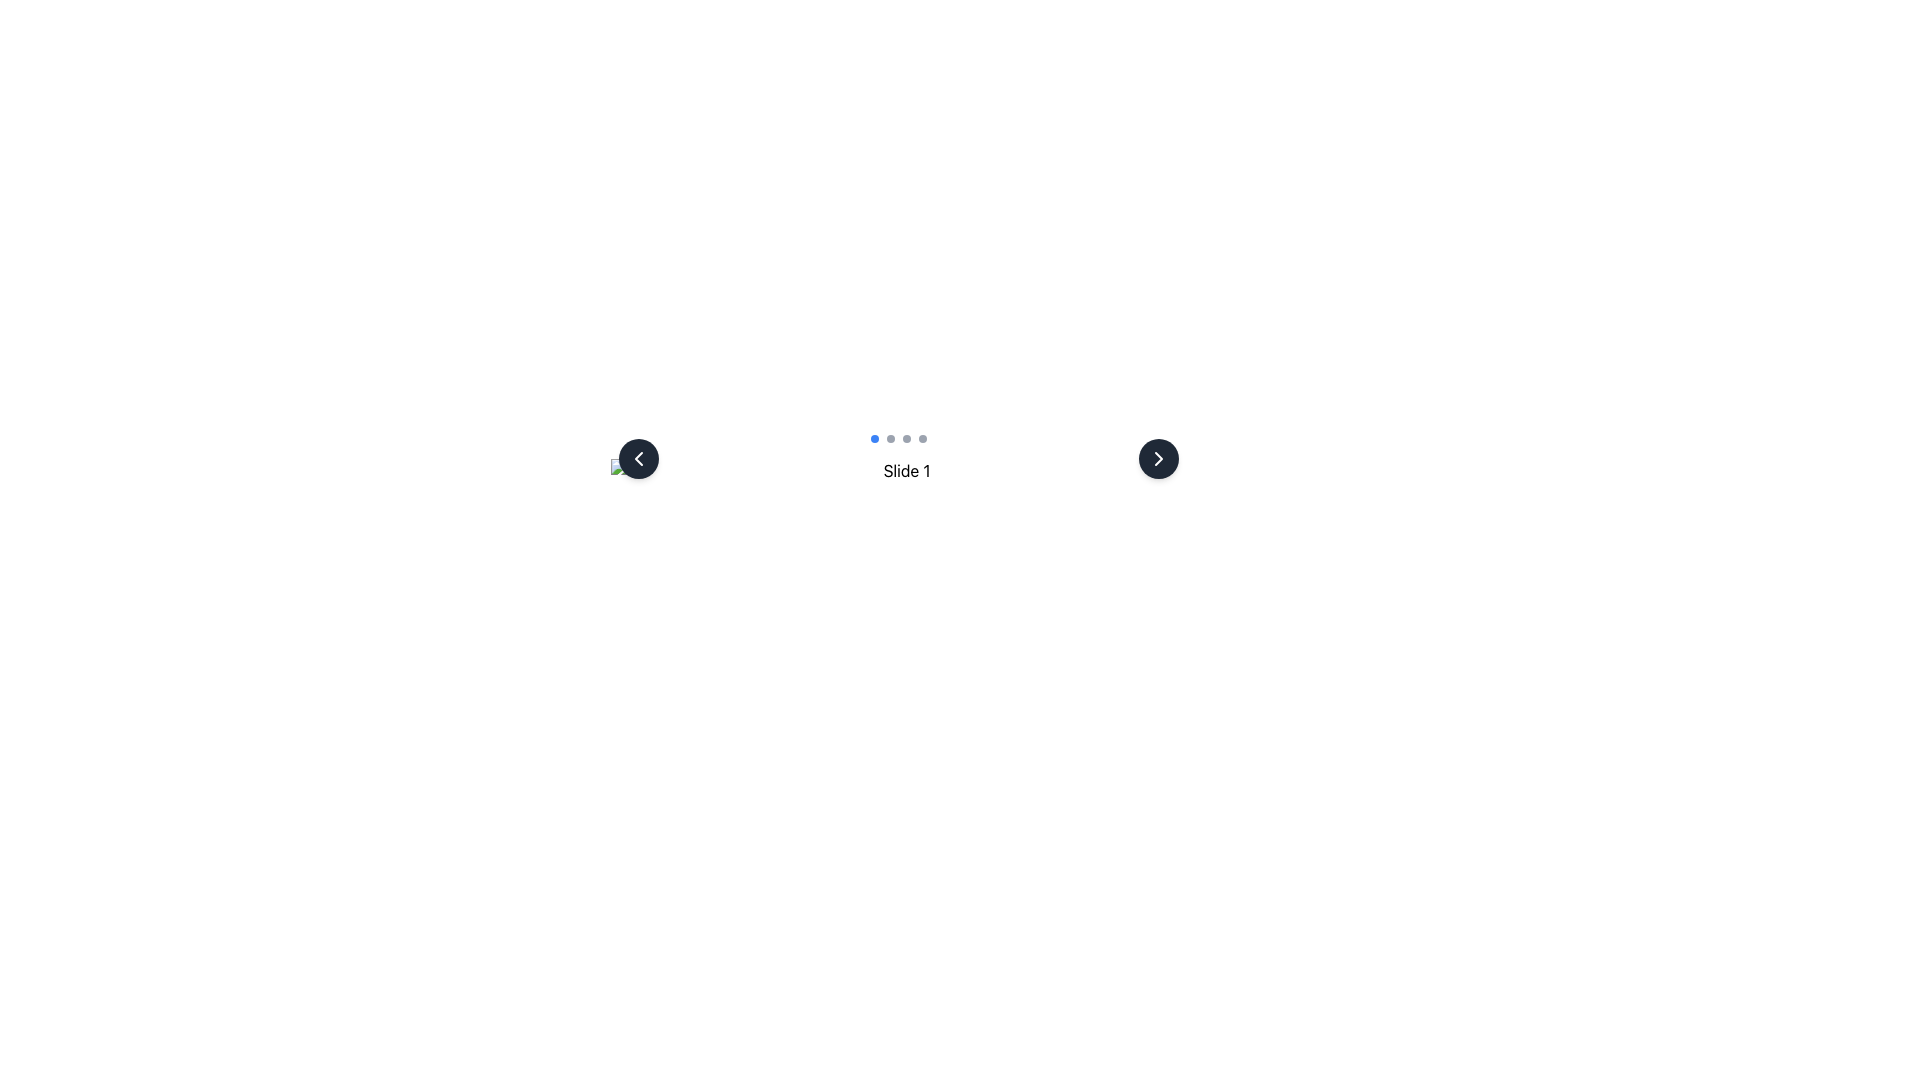 Image resolution: width=1920 pixels, height=1080 pixels. I want to click on the rightward arrow icon located within the circular navigation button at the rightmost side of the interface, so click(1158, 459).